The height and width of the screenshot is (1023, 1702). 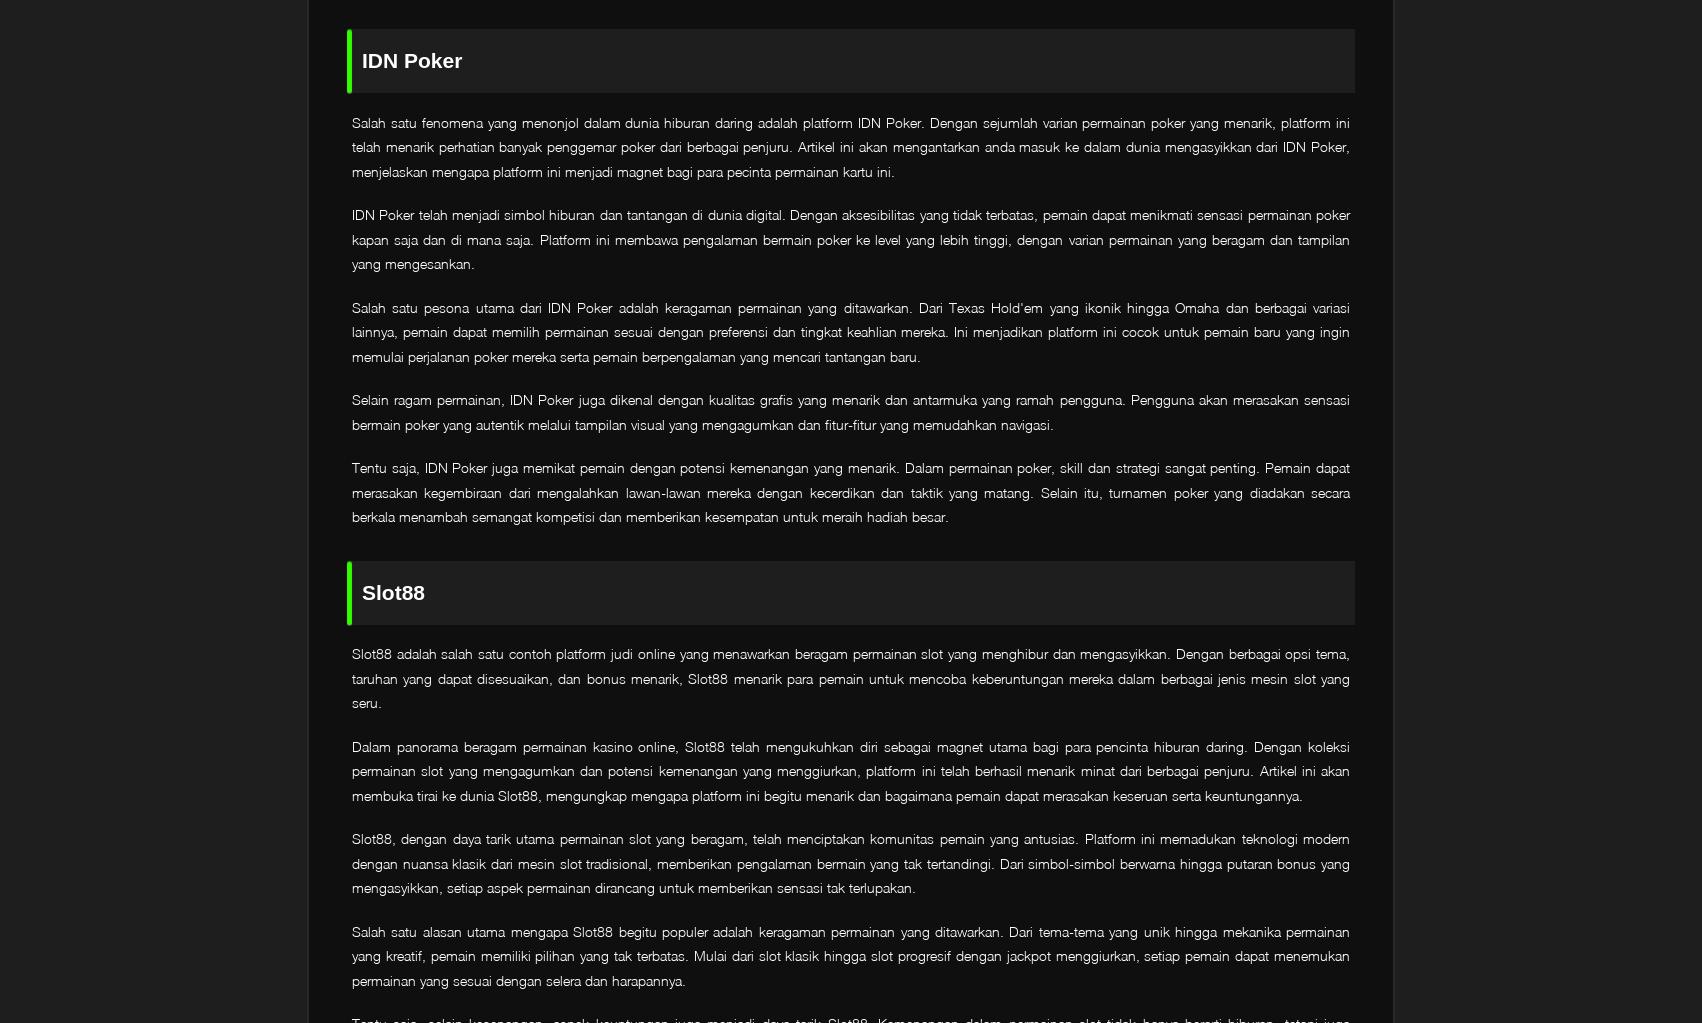 I want to click on 'Slot88, dengan daya tarik utama permainan slot yang beragam, telah menciptakan komunitas pemain yang antusias. Platform ini memadukan teknologi modern dengan nuansa klasik dari mesin slot tradisional, memberikan pengalaman bermain yang tak tertandingi. Dari simbol-simbol berwarna hingga putaran bonus yang mengasyikkan, setiap aspek permainan dirancang untuk memberikan sensasi tak terlupakan.', so click(x=351, y=862).